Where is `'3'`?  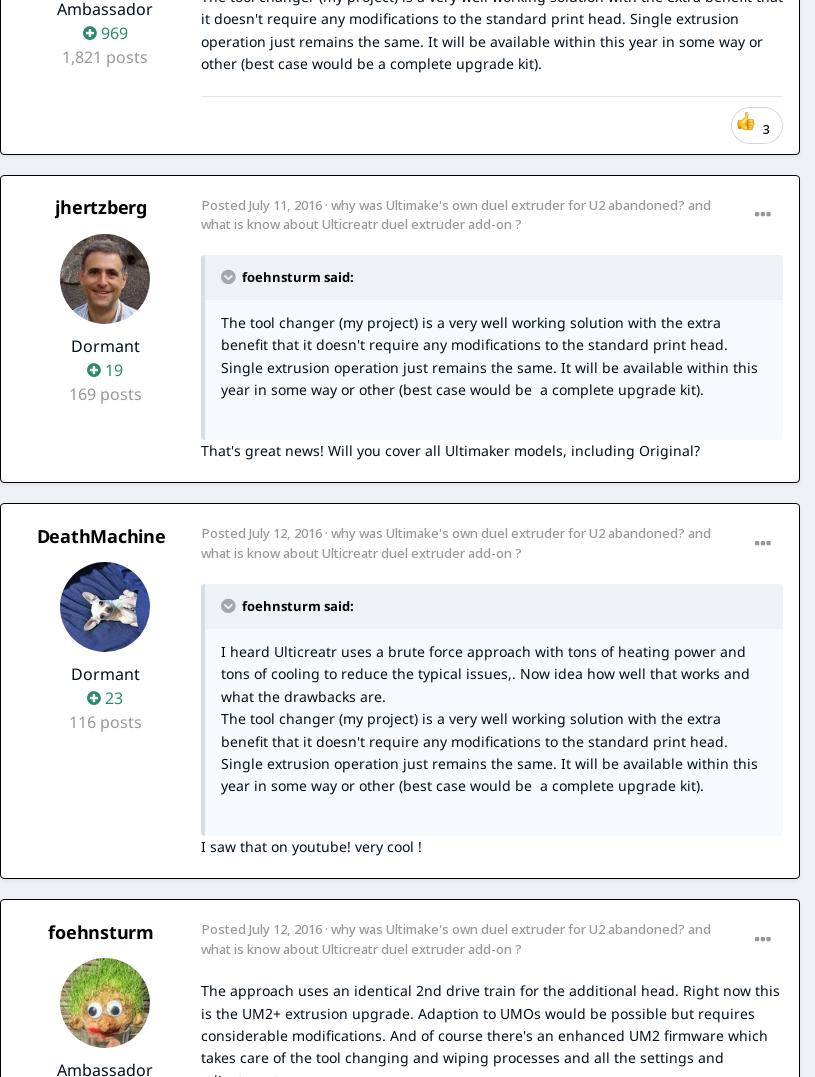 '3' is located at coordinates (766, 128).